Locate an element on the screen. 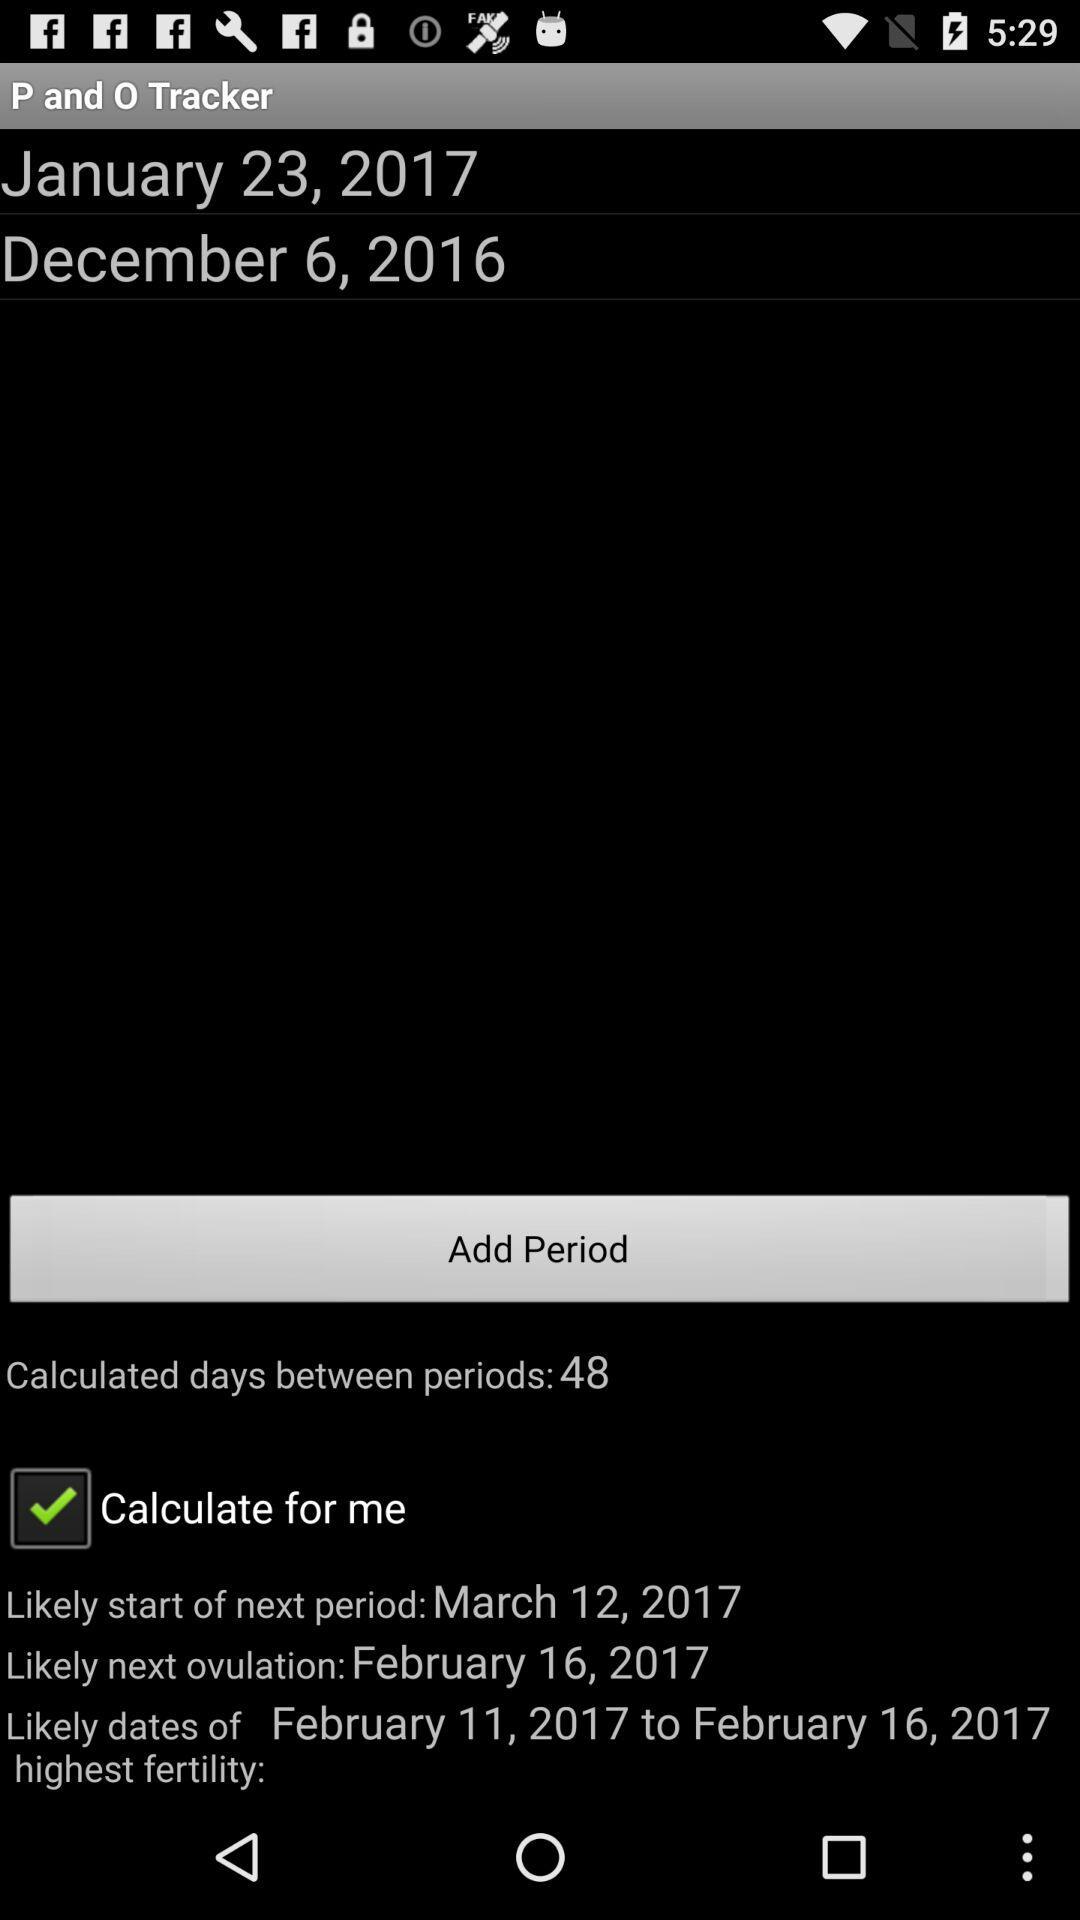 This screenshot has height=1920, width=1080. the december 6, 2016 is located at coordinates (252, 255).